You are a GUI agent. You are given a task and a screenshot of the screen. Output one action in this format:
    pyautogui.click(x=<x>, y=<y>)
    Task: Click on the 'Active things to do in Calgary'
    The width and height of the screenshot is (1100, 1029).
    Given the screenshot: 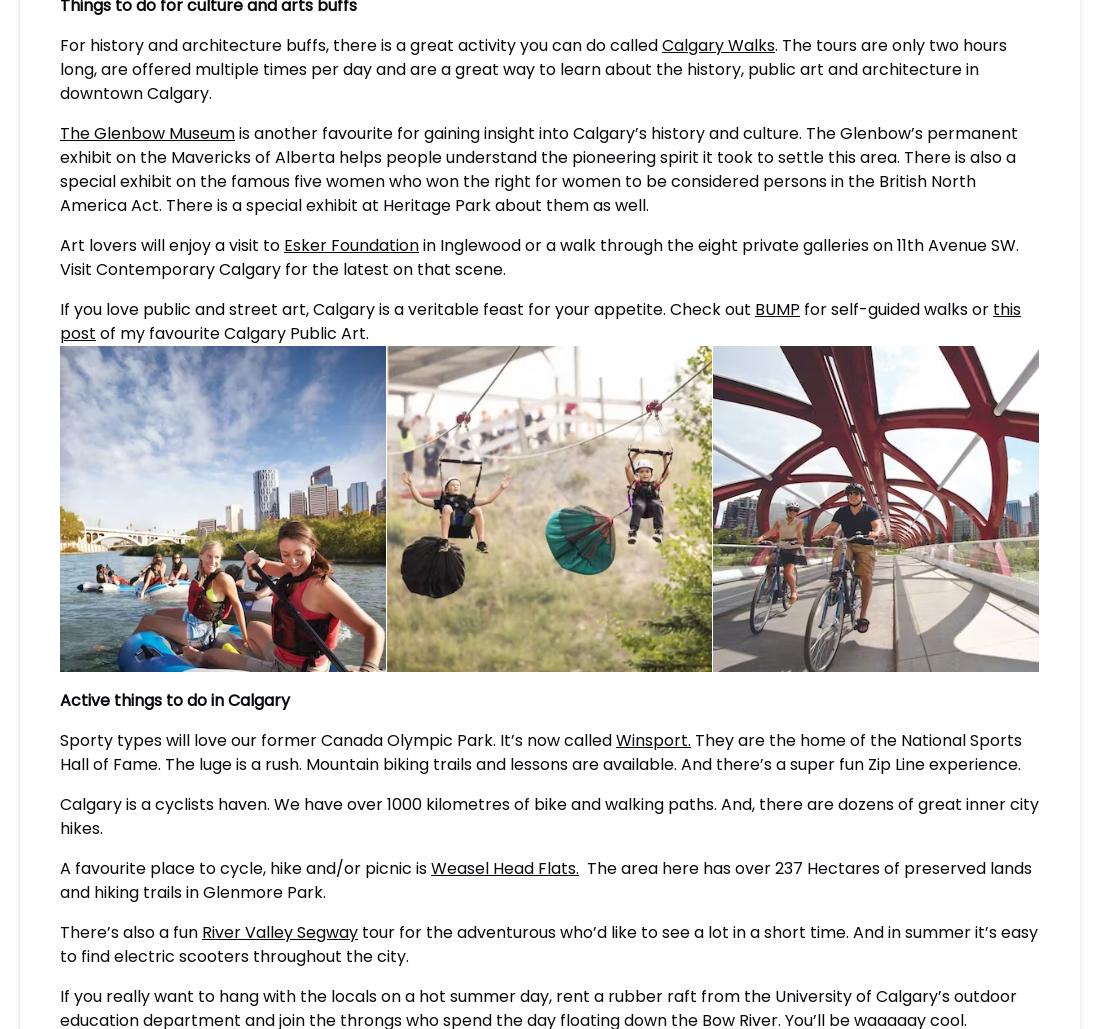 What is the action you would take?
    pyautogui.click(x=174, y=698)
    